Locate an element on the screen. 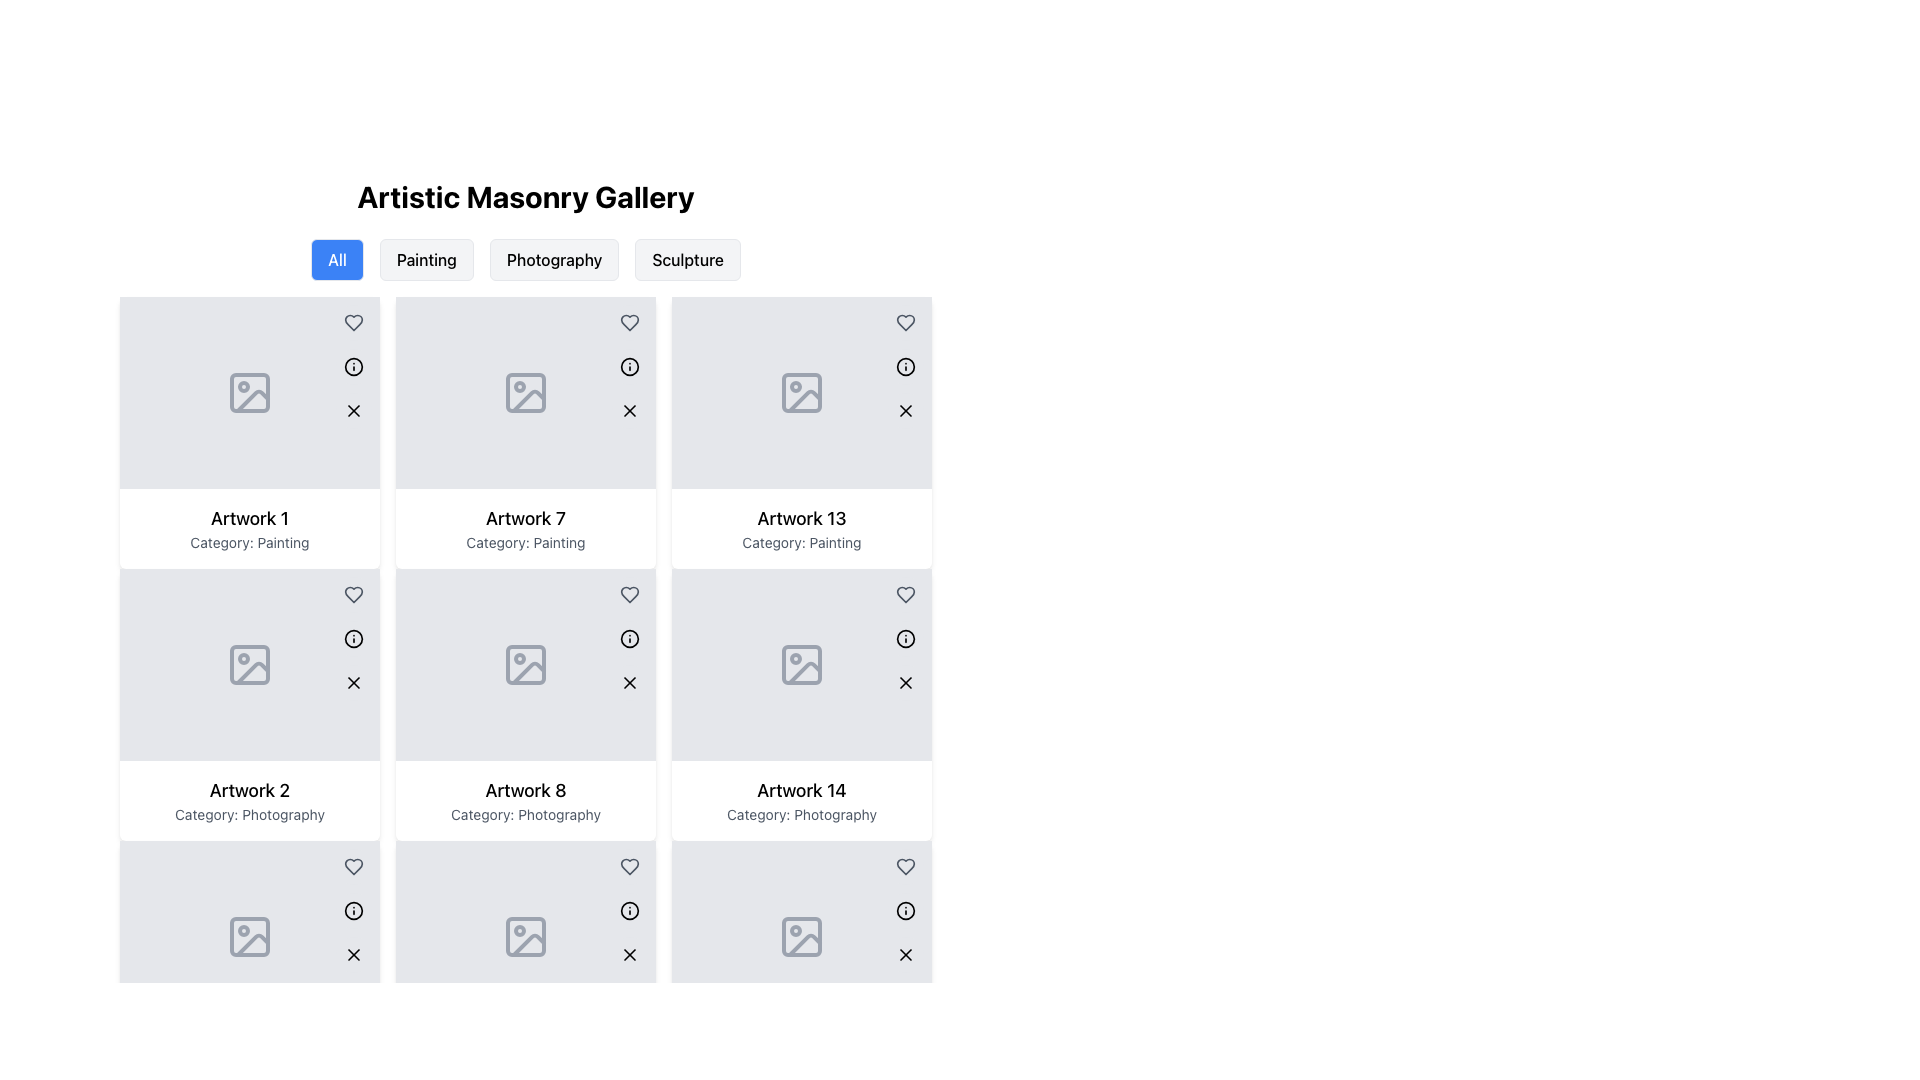 This screenshot has width=1920, height=1080. the information icon located in the leftmost card of a 3-column grid layout, positioned below the heart icon and above the 'Artwork 2' label, aligned to the right side of the card is located at coordinates (354, 639).